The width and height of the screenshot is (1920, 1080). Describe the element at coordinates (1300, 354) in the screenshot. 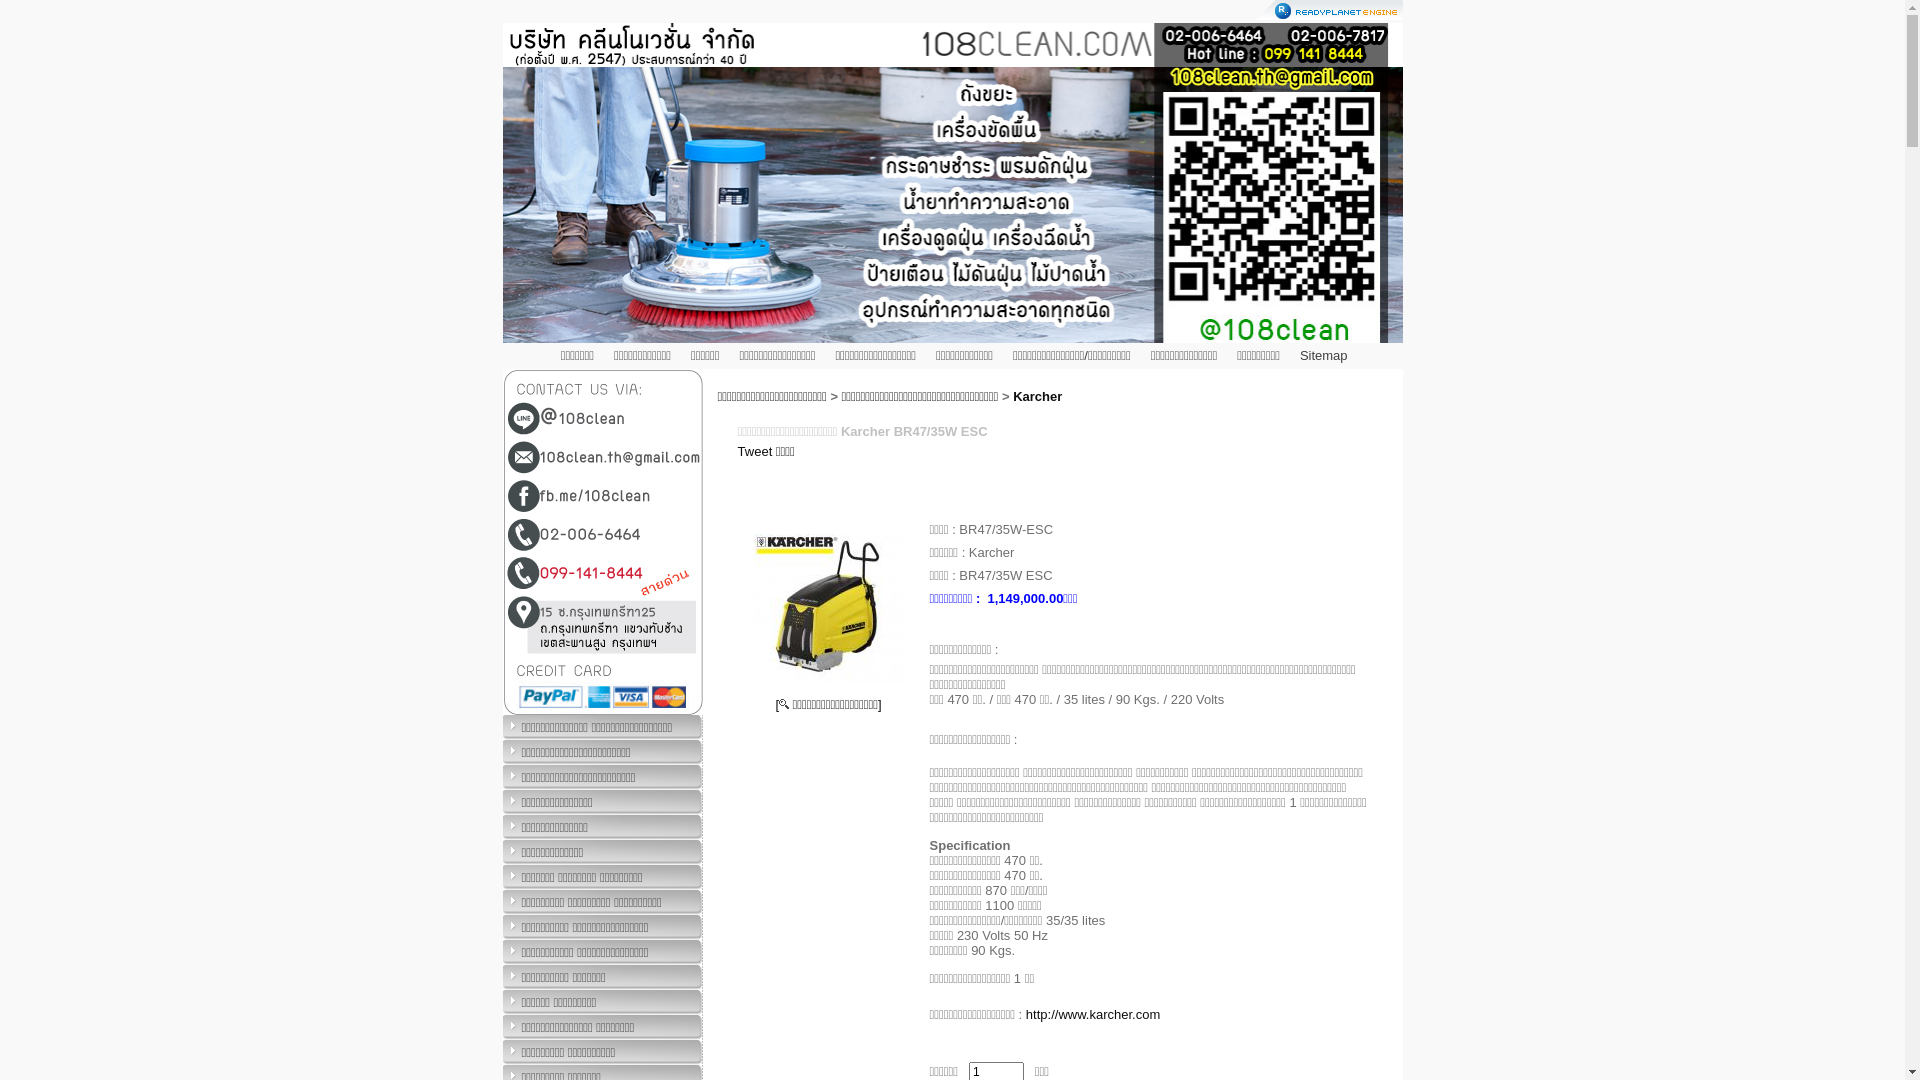

I see `'Sitemap'` at that location.